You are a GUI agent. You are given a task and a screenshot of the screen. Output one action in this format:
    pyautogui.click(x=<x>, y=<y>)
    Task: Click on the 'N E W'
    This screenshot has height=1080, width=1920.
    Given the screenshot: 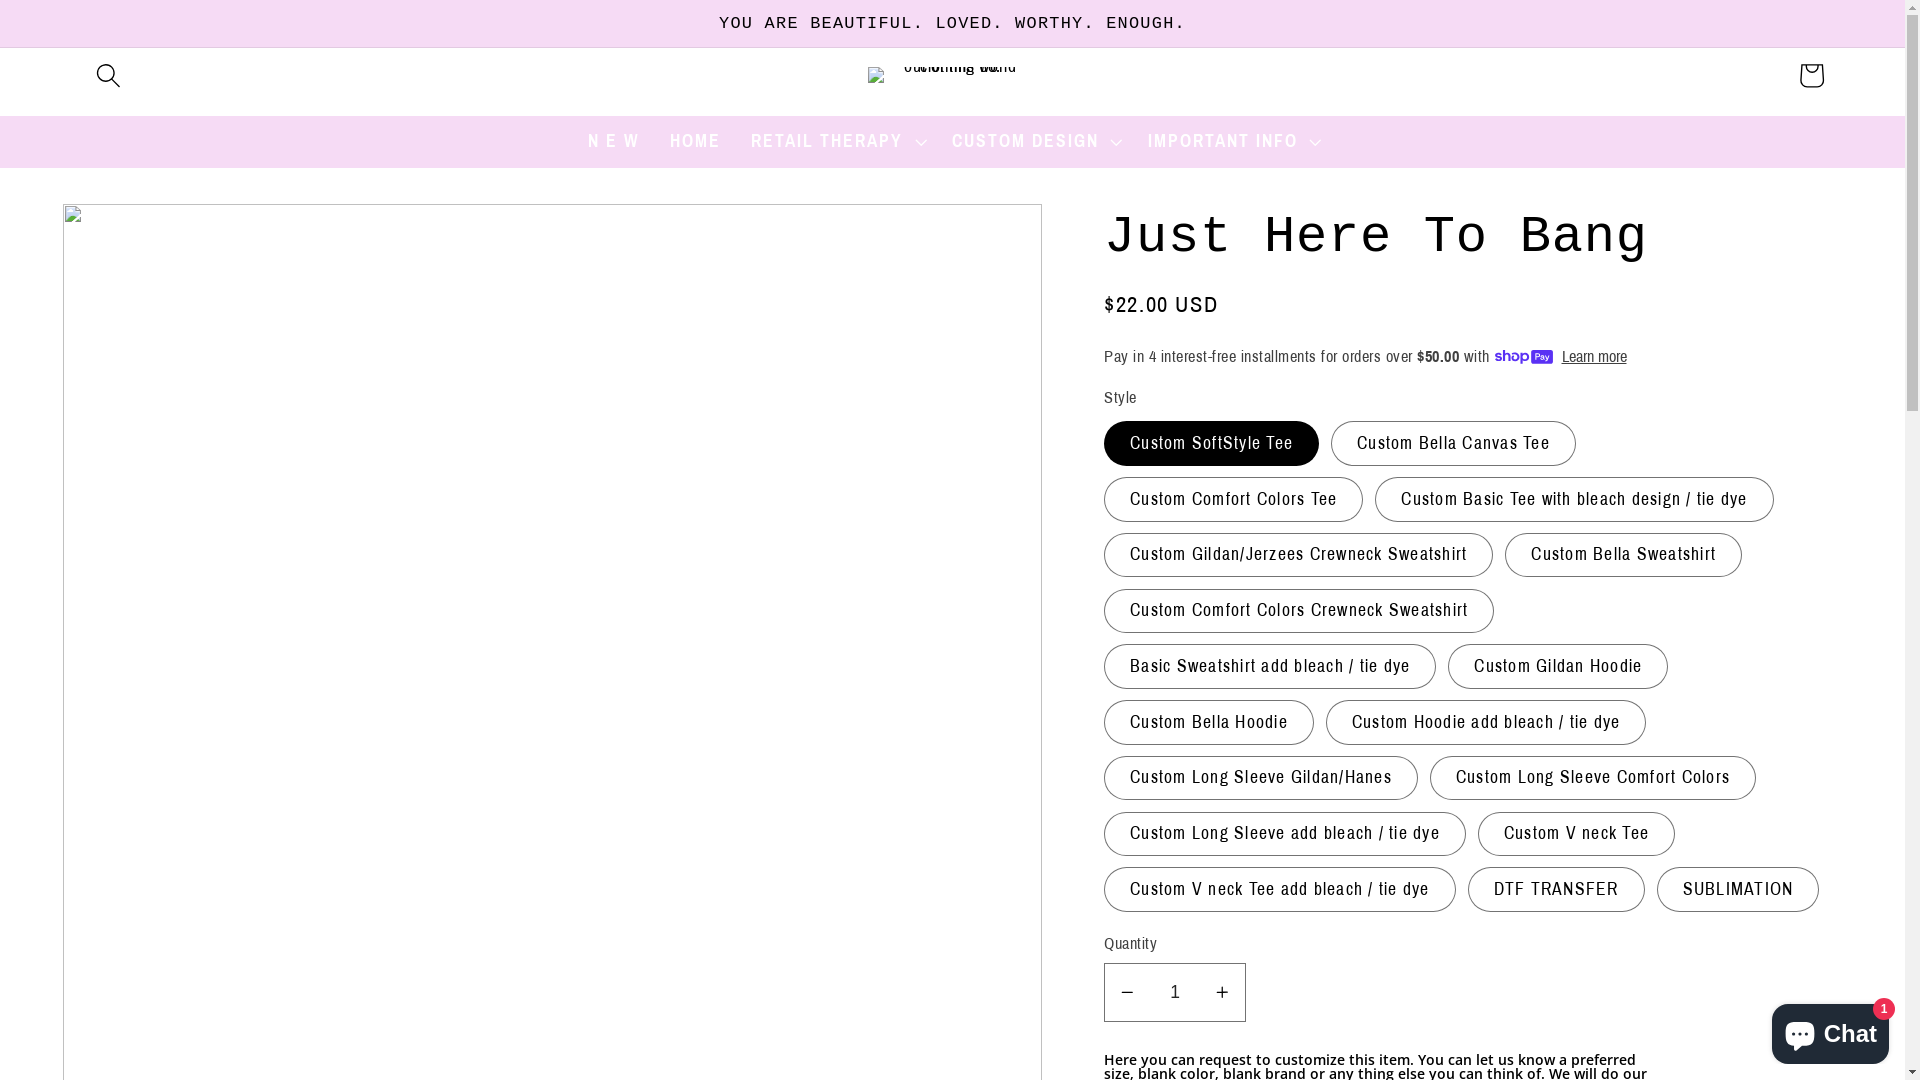 What is the action you would take?
    pyautogui.click(x=613, y=141)
    